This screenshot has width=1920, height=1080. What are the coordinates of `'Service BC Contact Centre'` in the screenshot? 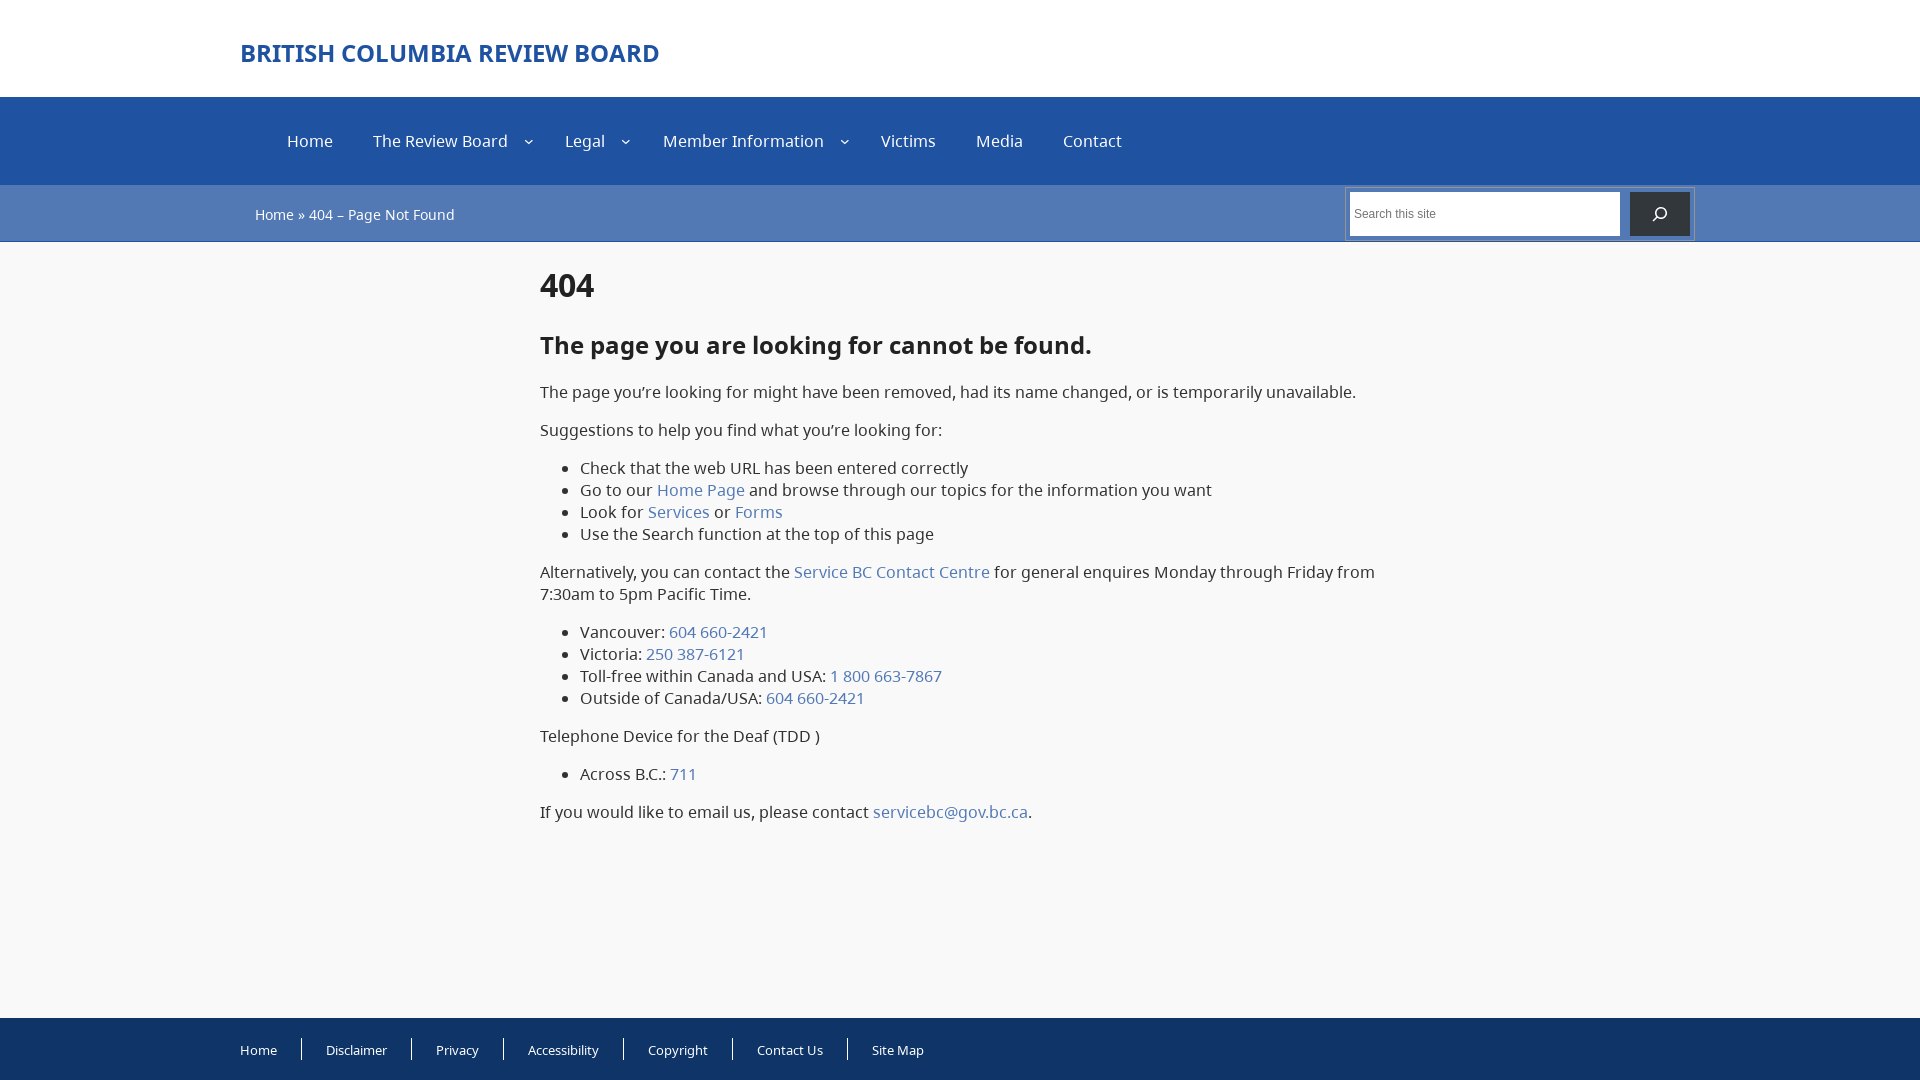 It's located at (891, 571).